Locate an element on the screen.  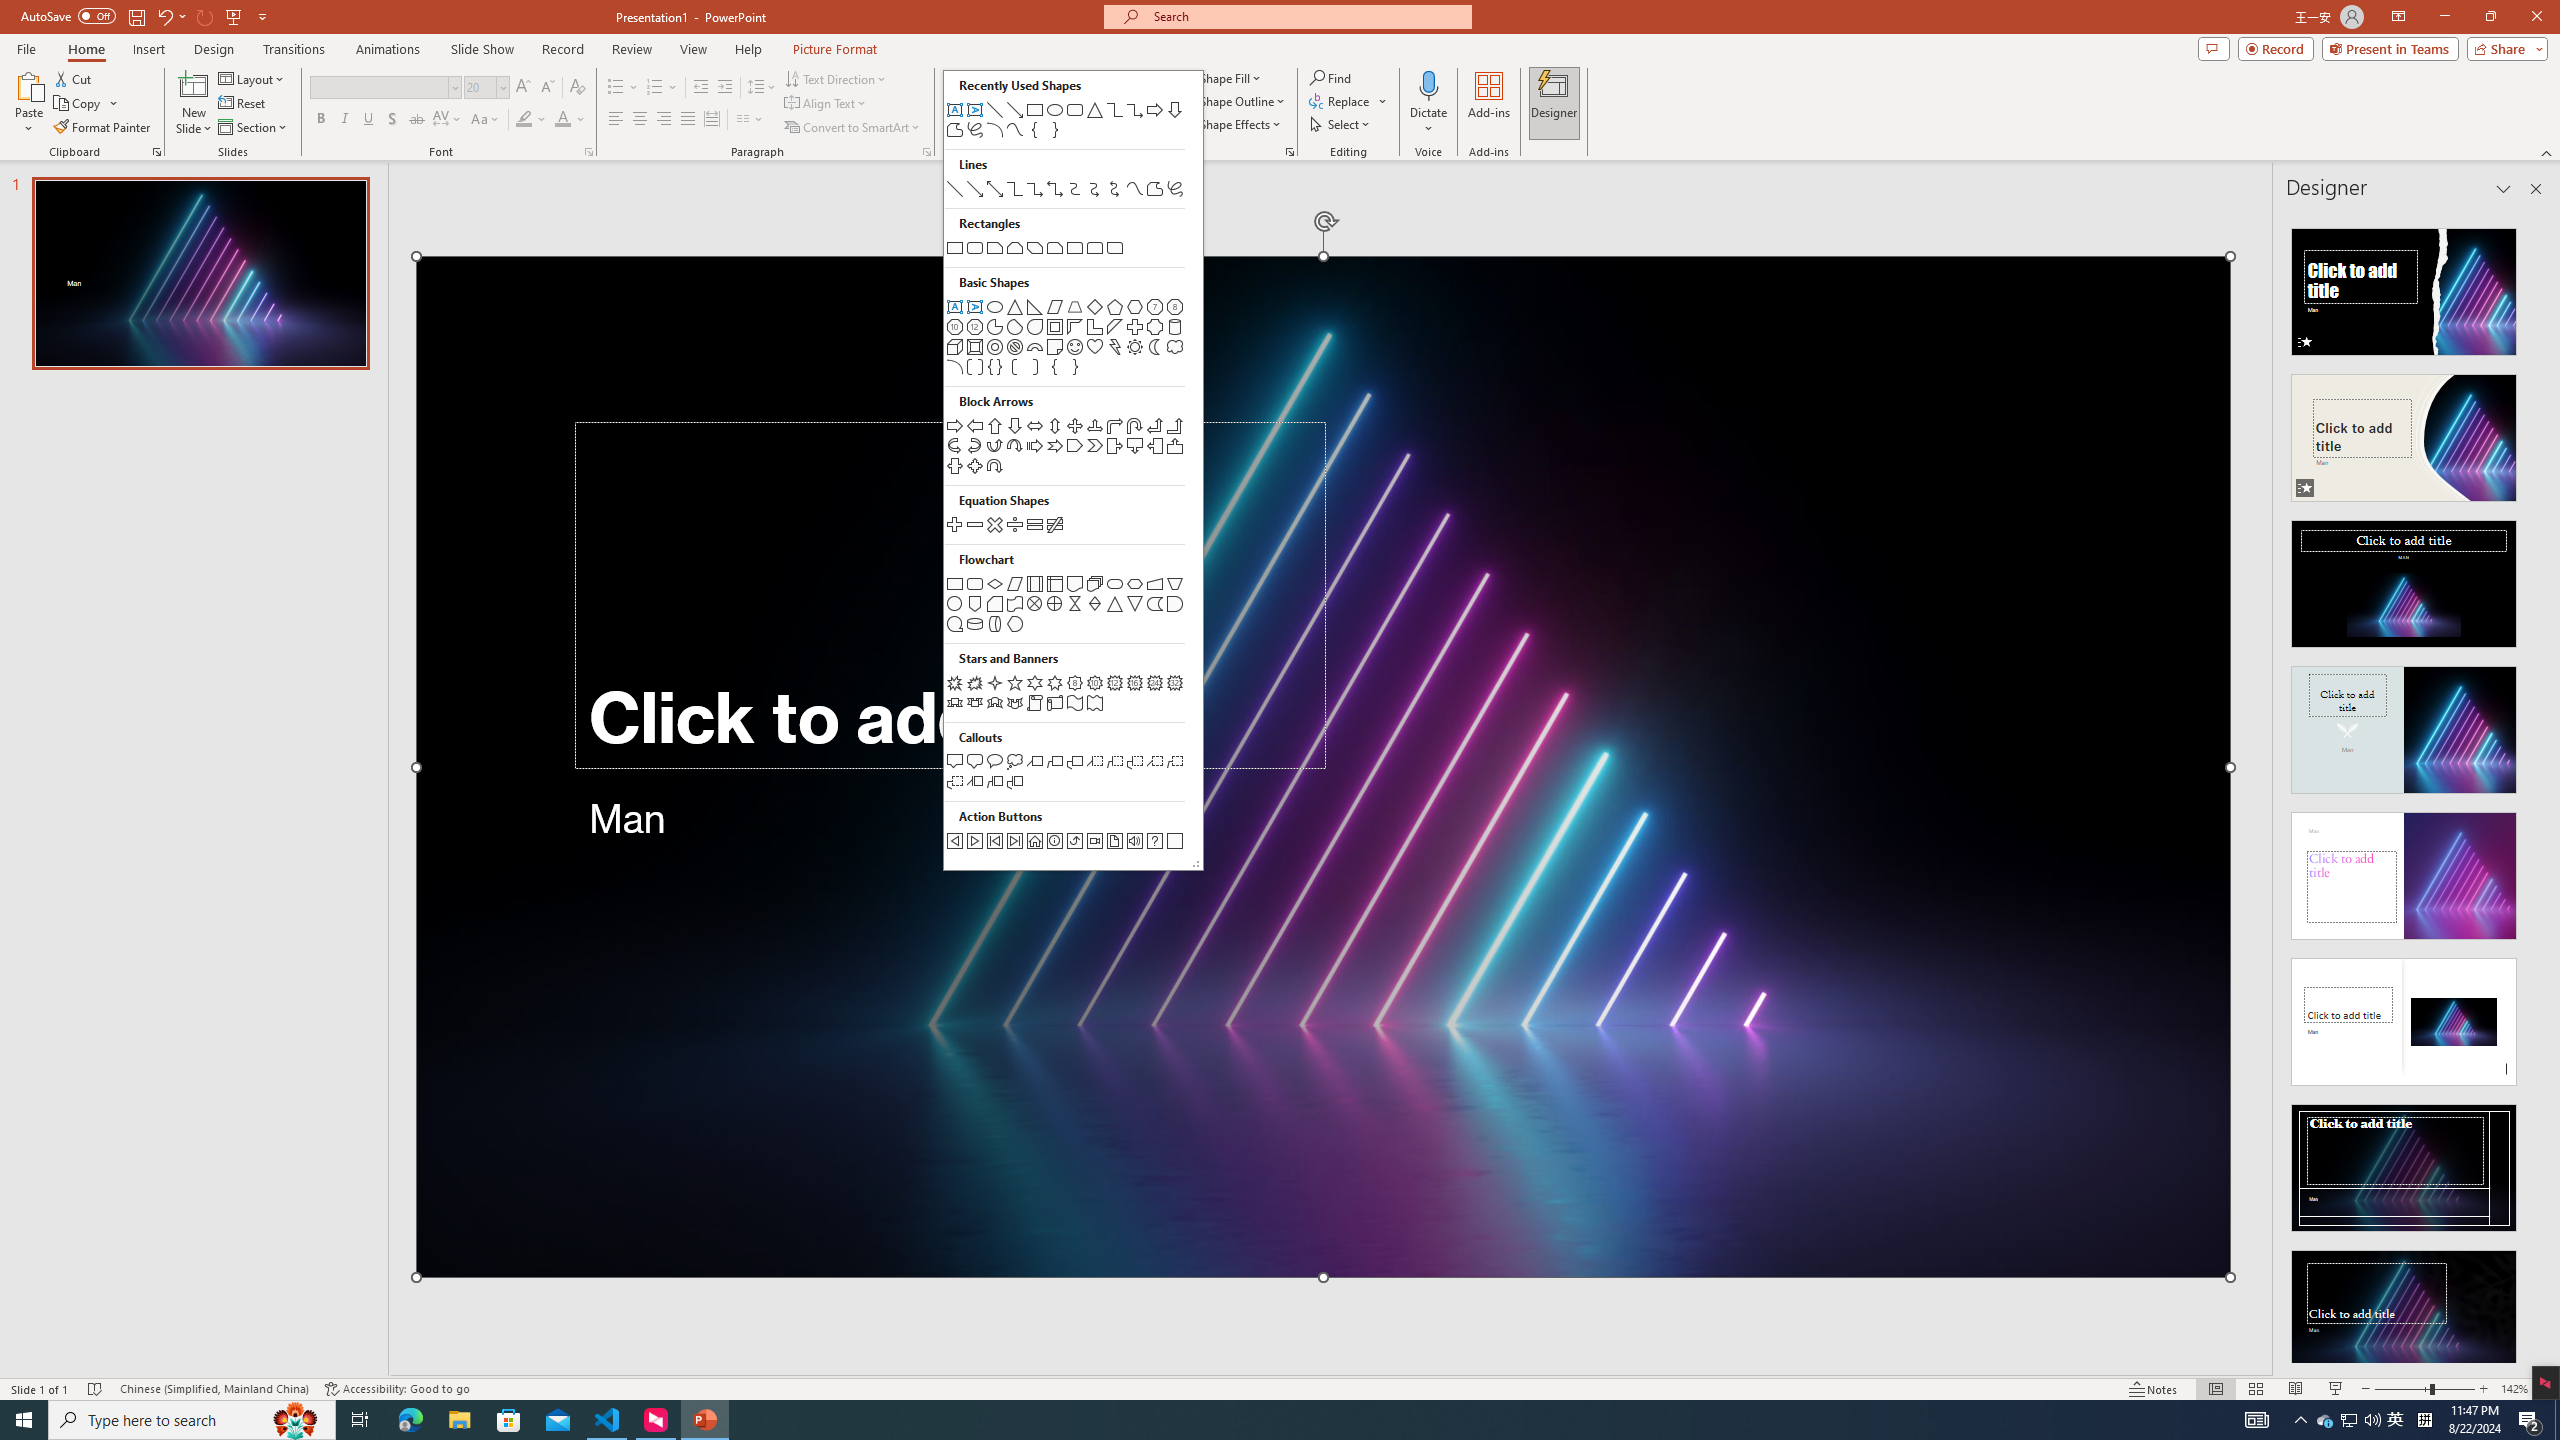
'Minimize' is located at coordinates (2443, 16).